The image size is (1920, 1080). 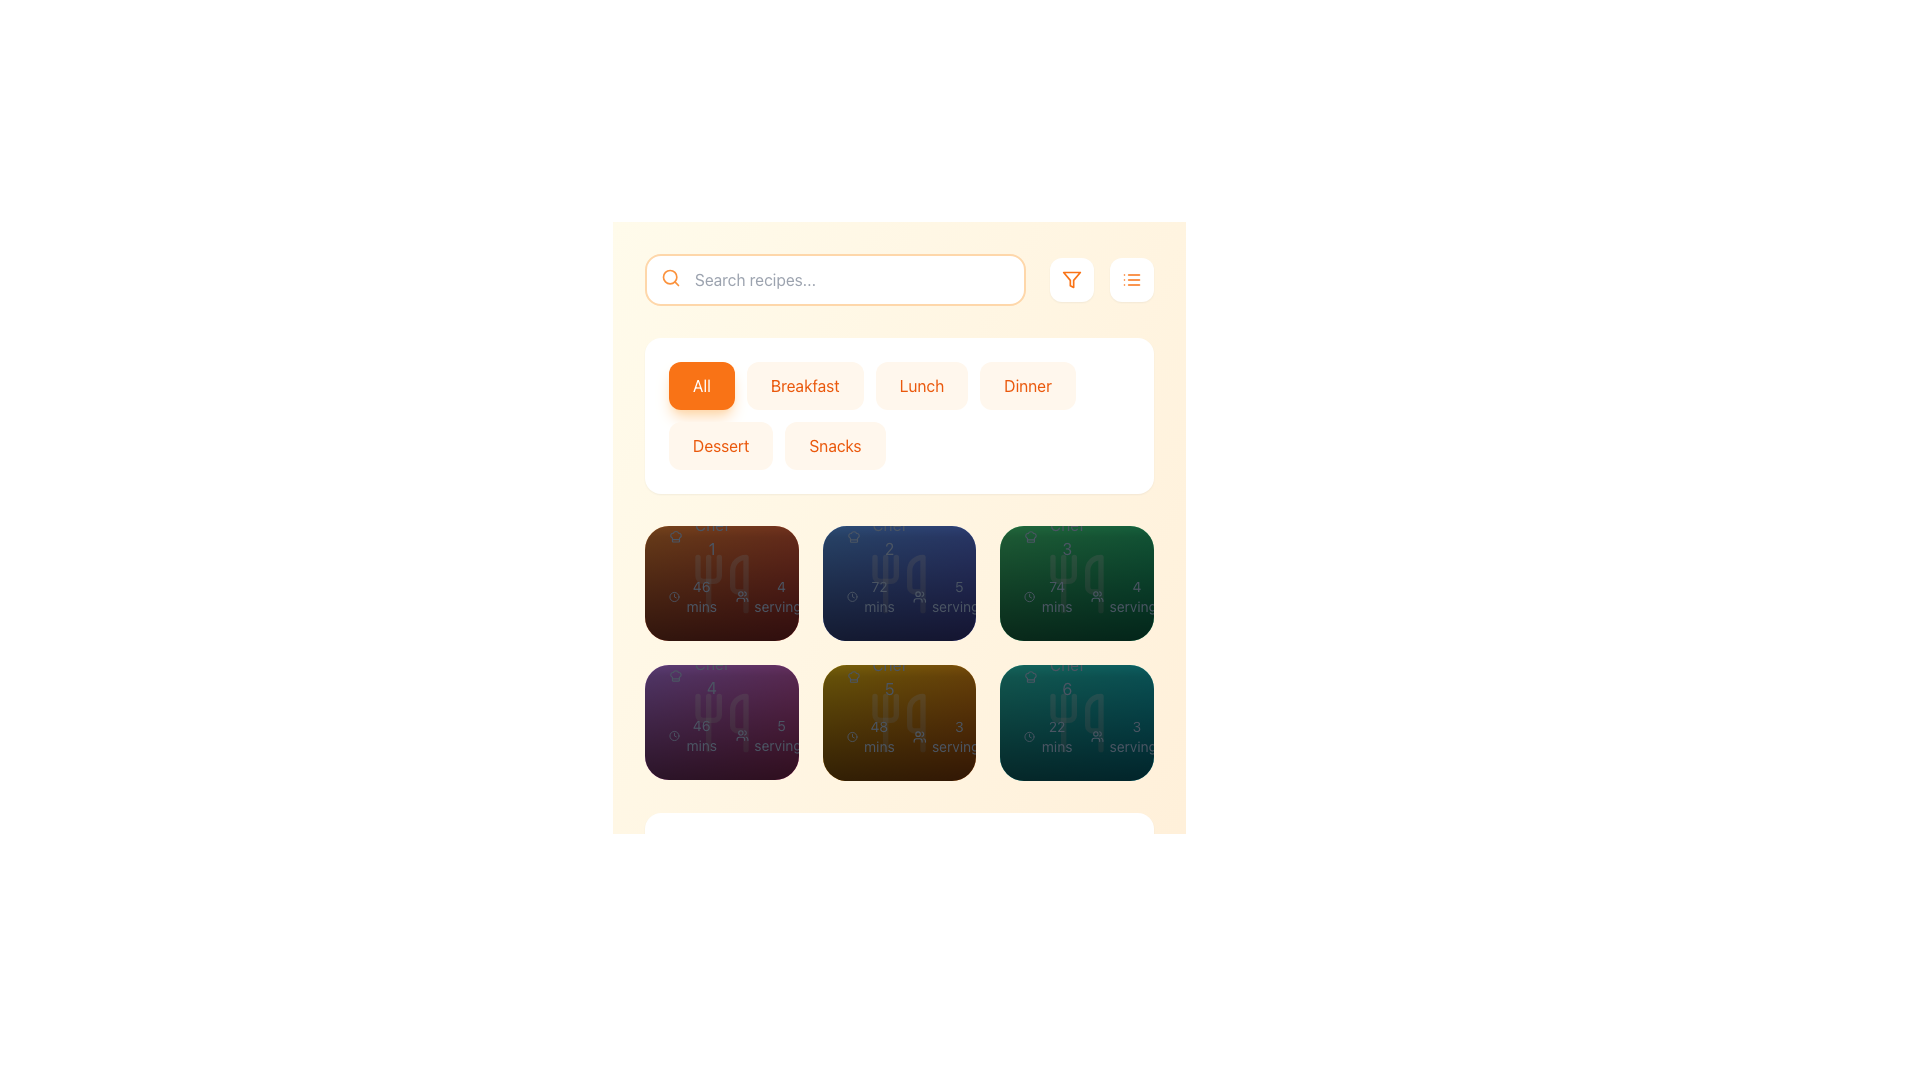 I want to click on the share button located, so click(x=780, y=722).